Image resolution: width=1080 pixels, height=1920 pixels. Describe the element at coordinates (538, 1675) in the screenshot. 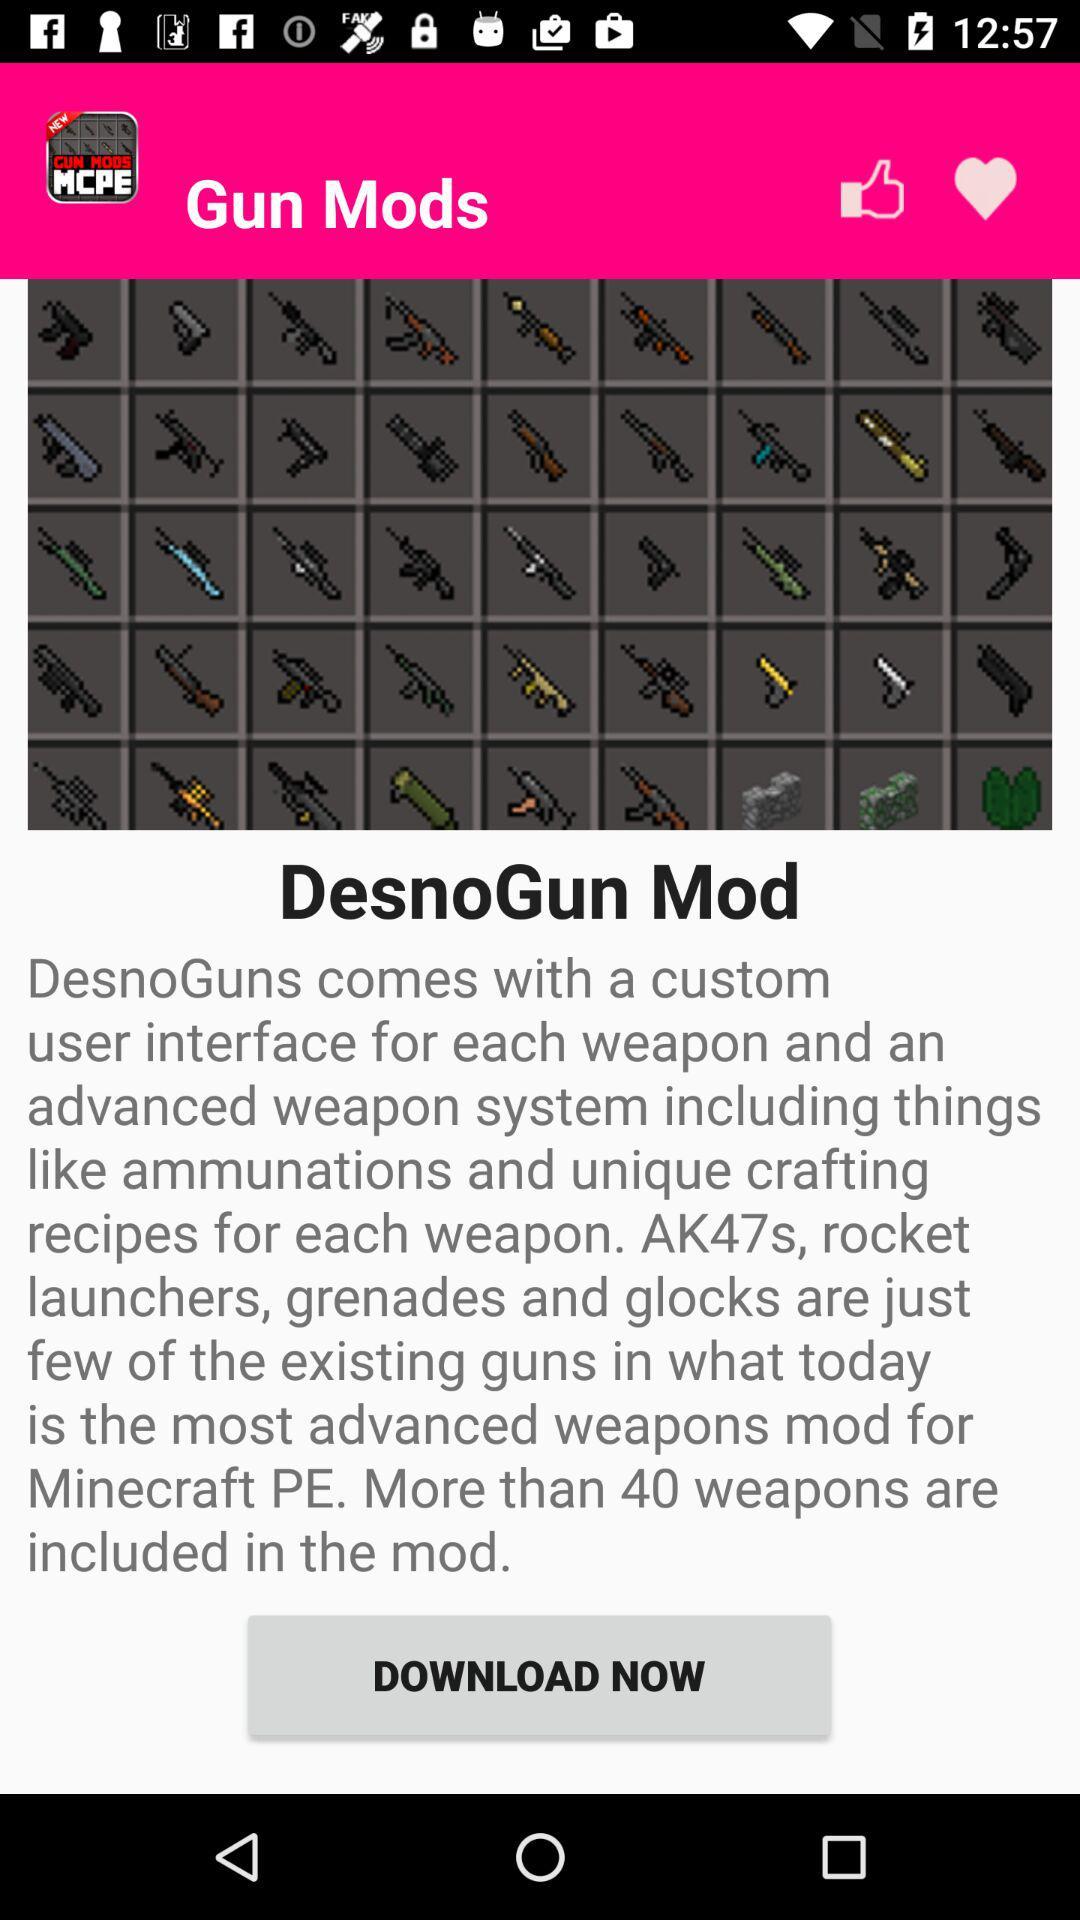

I see `the icon below the desnoguns comes with` at that location.